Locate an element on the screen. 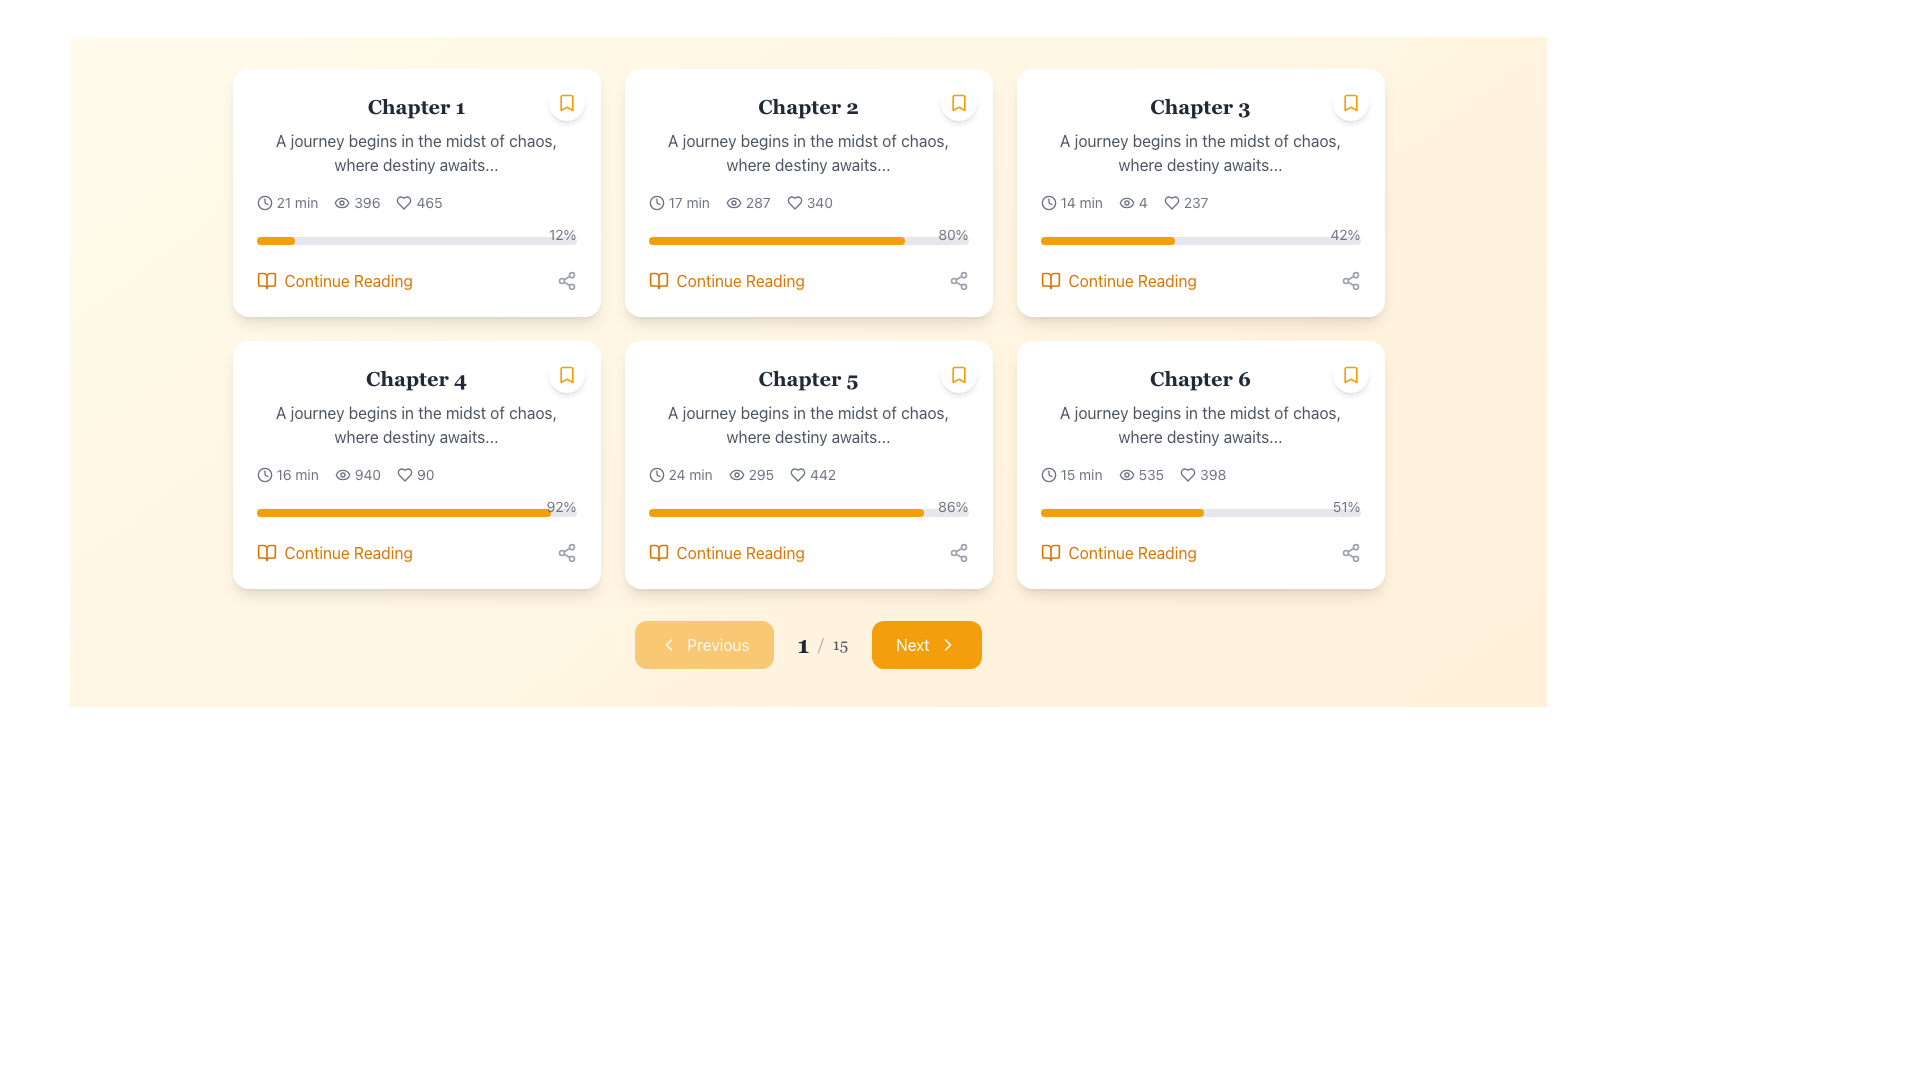 Image resolution: width=1920 pixels, height=1080 pixels. the decorative SVG circle within the clock icon on the 'Chapter 5' card, which symbolizes time-related data is located at coordinates (656, 474).